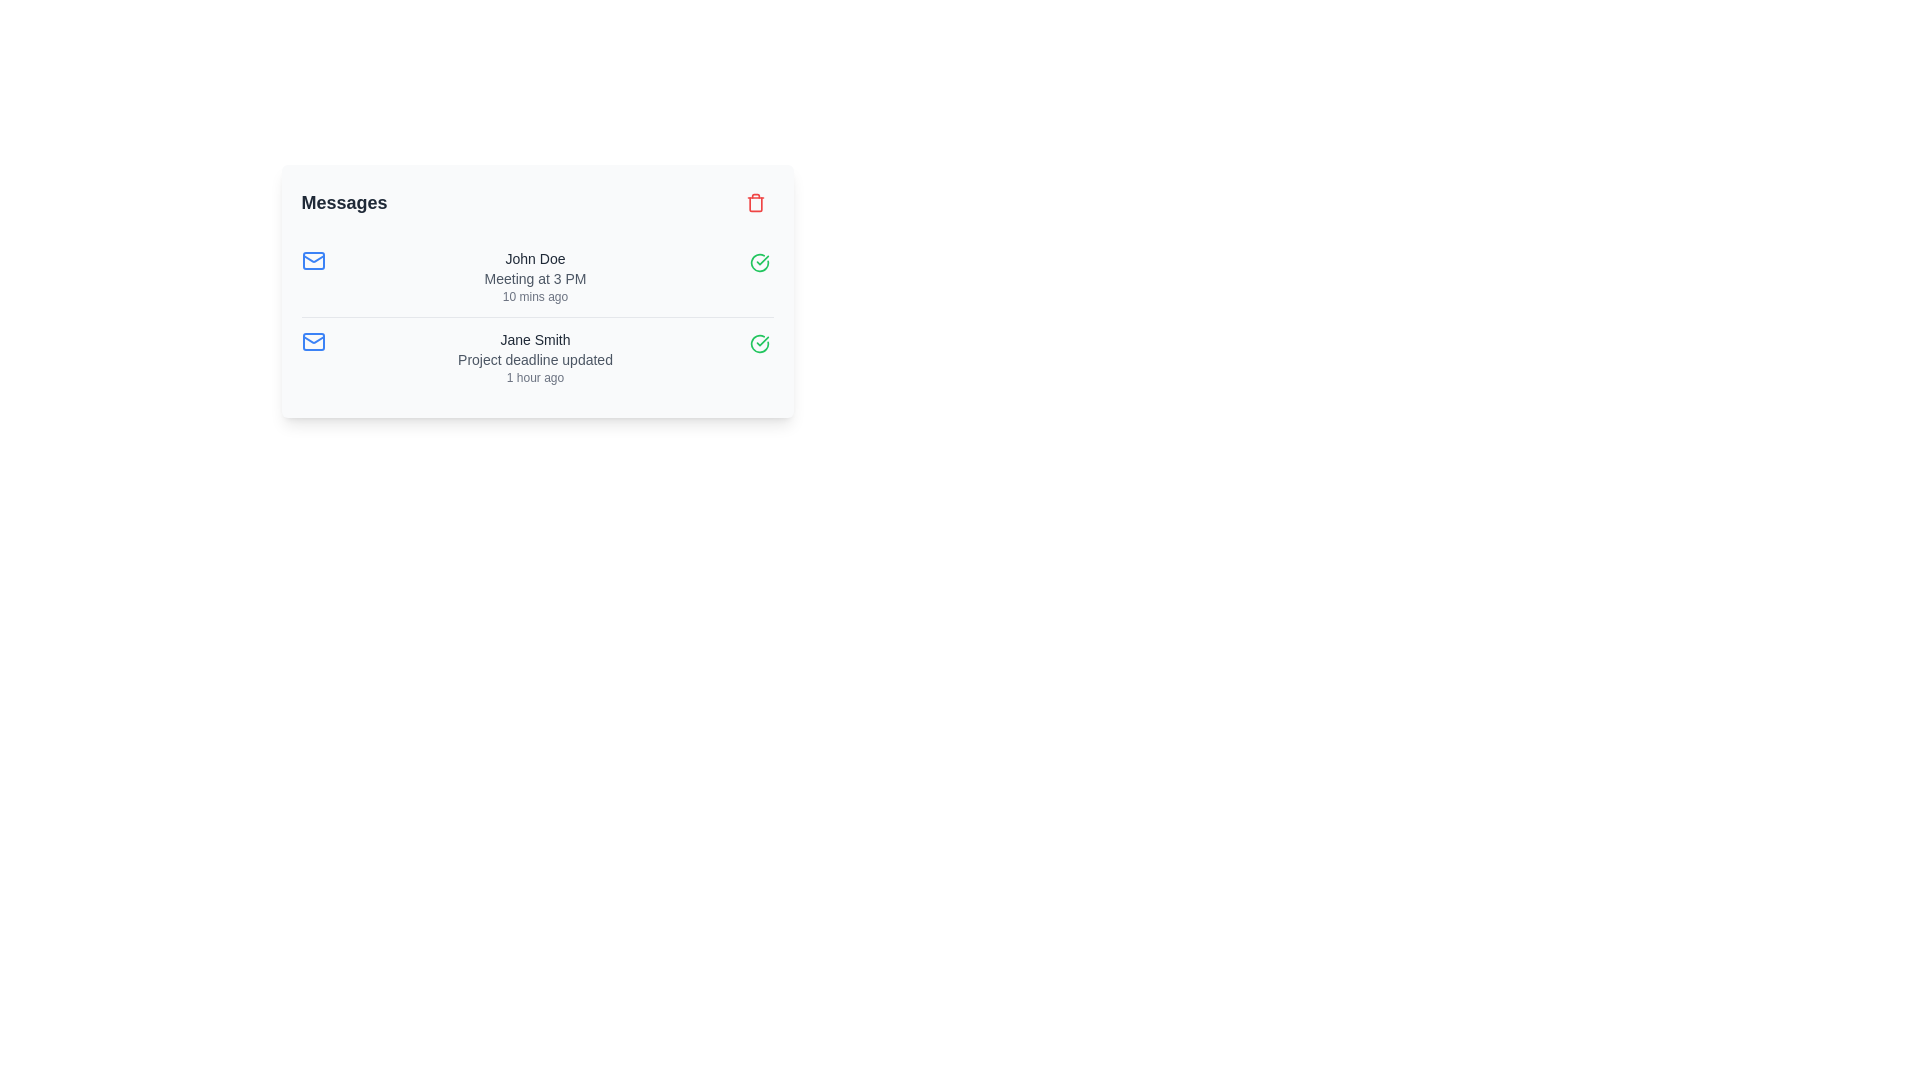 This screenshot has height=1080, width=1920. Describe the element at coordinates (535, 357) in the screenshot. I see `the text-based notification entry displaying 'Jane Smith', which includes the subtitle 'Project deadline updated' and the timestamp '1 hour ago'` at that location.